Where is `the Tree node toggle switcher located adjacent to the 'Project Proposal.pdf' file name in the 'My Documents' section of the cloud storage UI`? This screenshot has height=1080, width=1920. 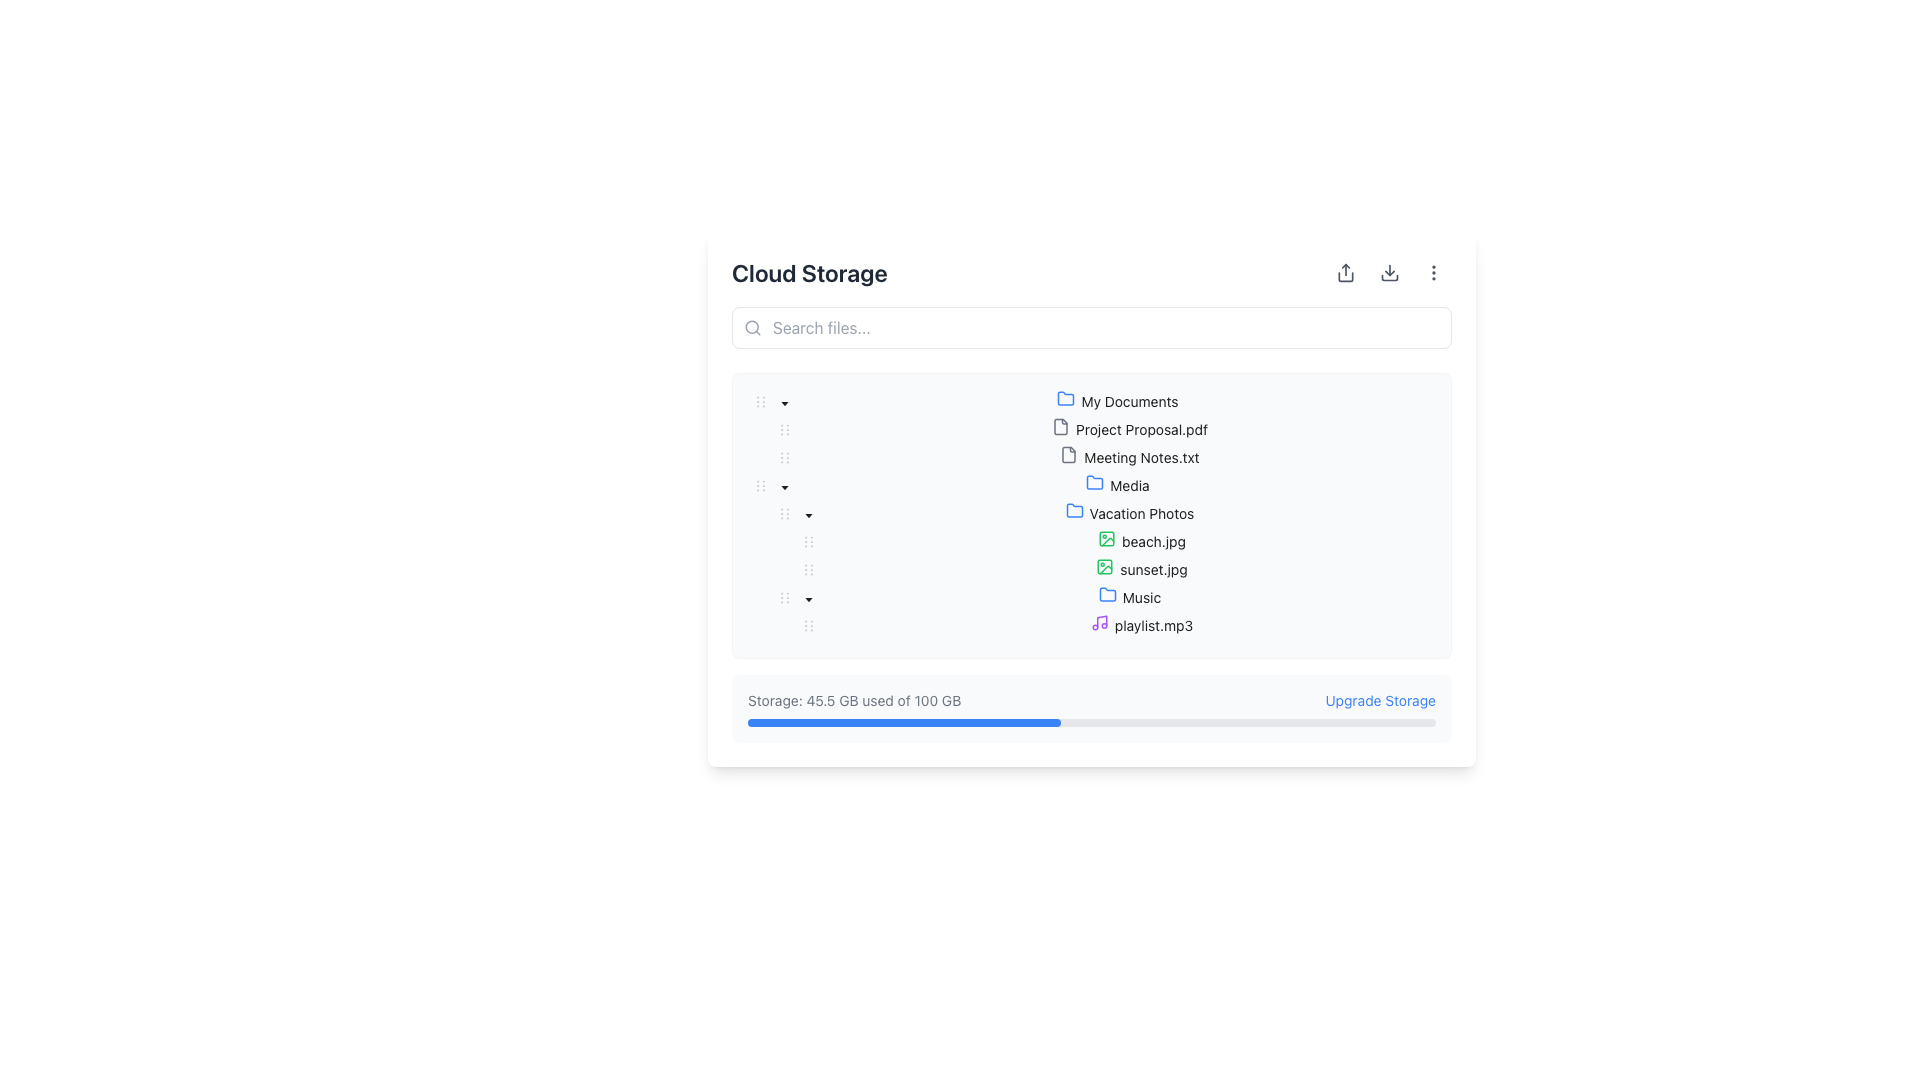
the Tree node toggle switcher located adjacent to the 'Project Proposal.pdf' file name in the 'My Documents' section of the cloud storage UI is located at coordinates (809, 428).